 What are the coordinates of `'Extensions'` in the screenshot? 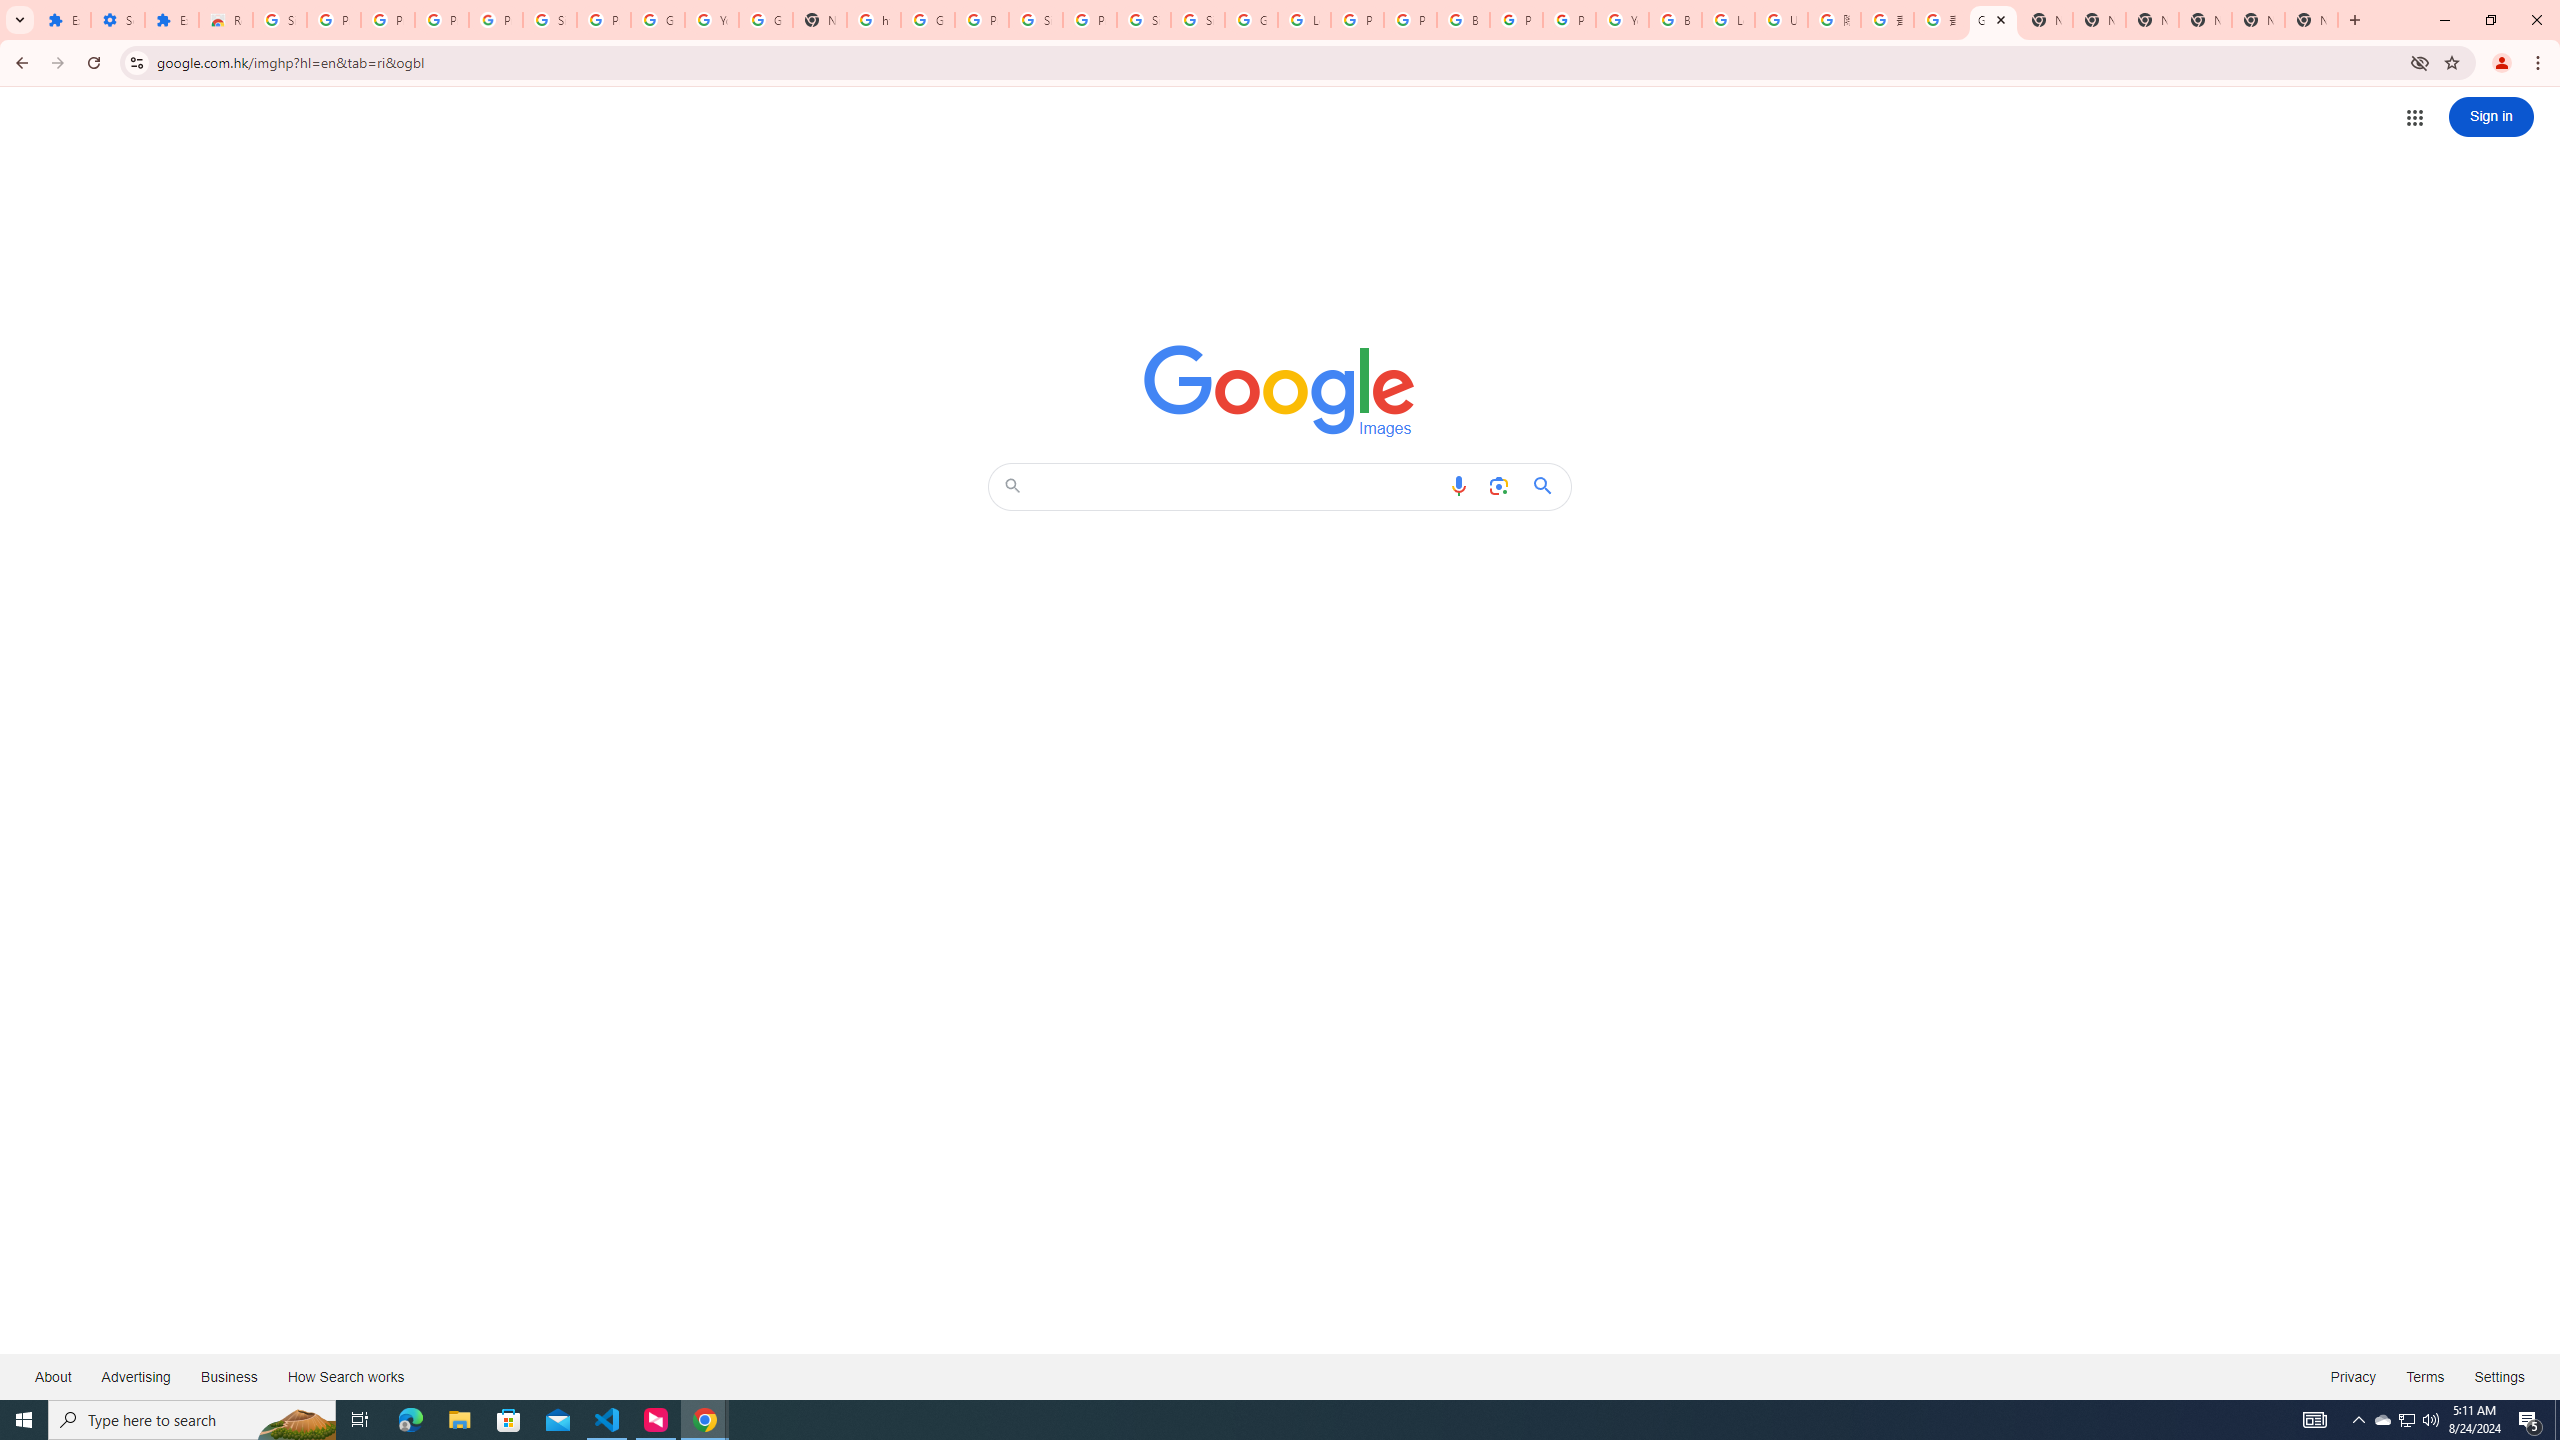 It's located at (171, 19).